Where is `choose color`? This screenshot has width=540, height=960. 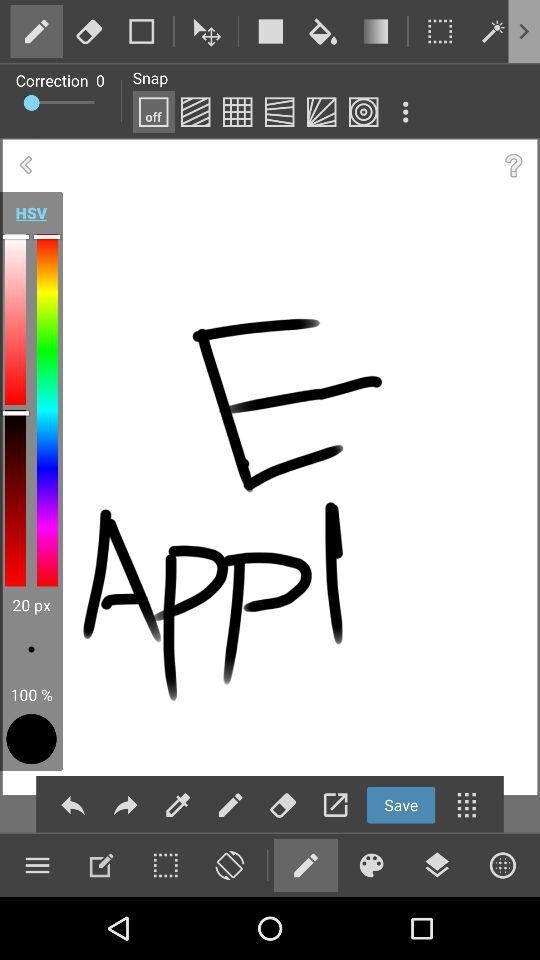 choose color is located at coordinates (140, 30).